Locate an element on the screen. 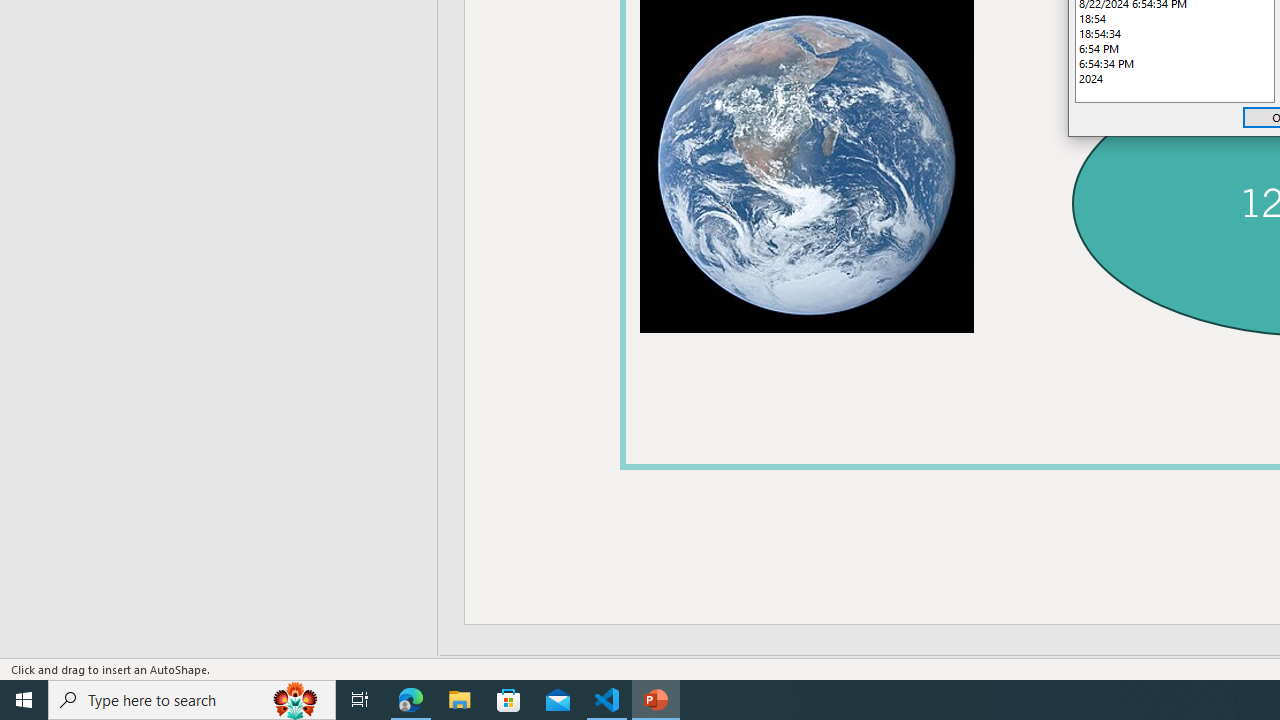 The image size is (1280, 720). '18:54' is located at coordinates (1175, 18).